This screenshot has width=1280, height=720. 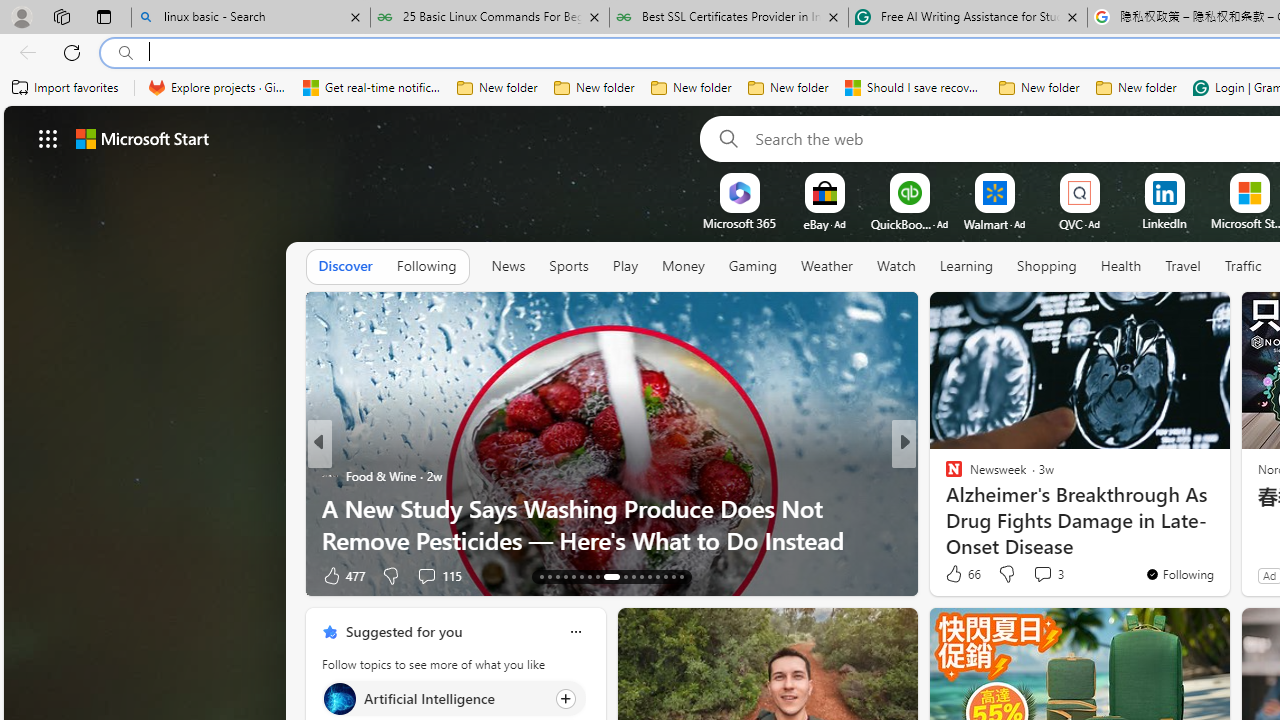 I want to click on 'AutomationID: tab-17', so click(x=573, y=577).